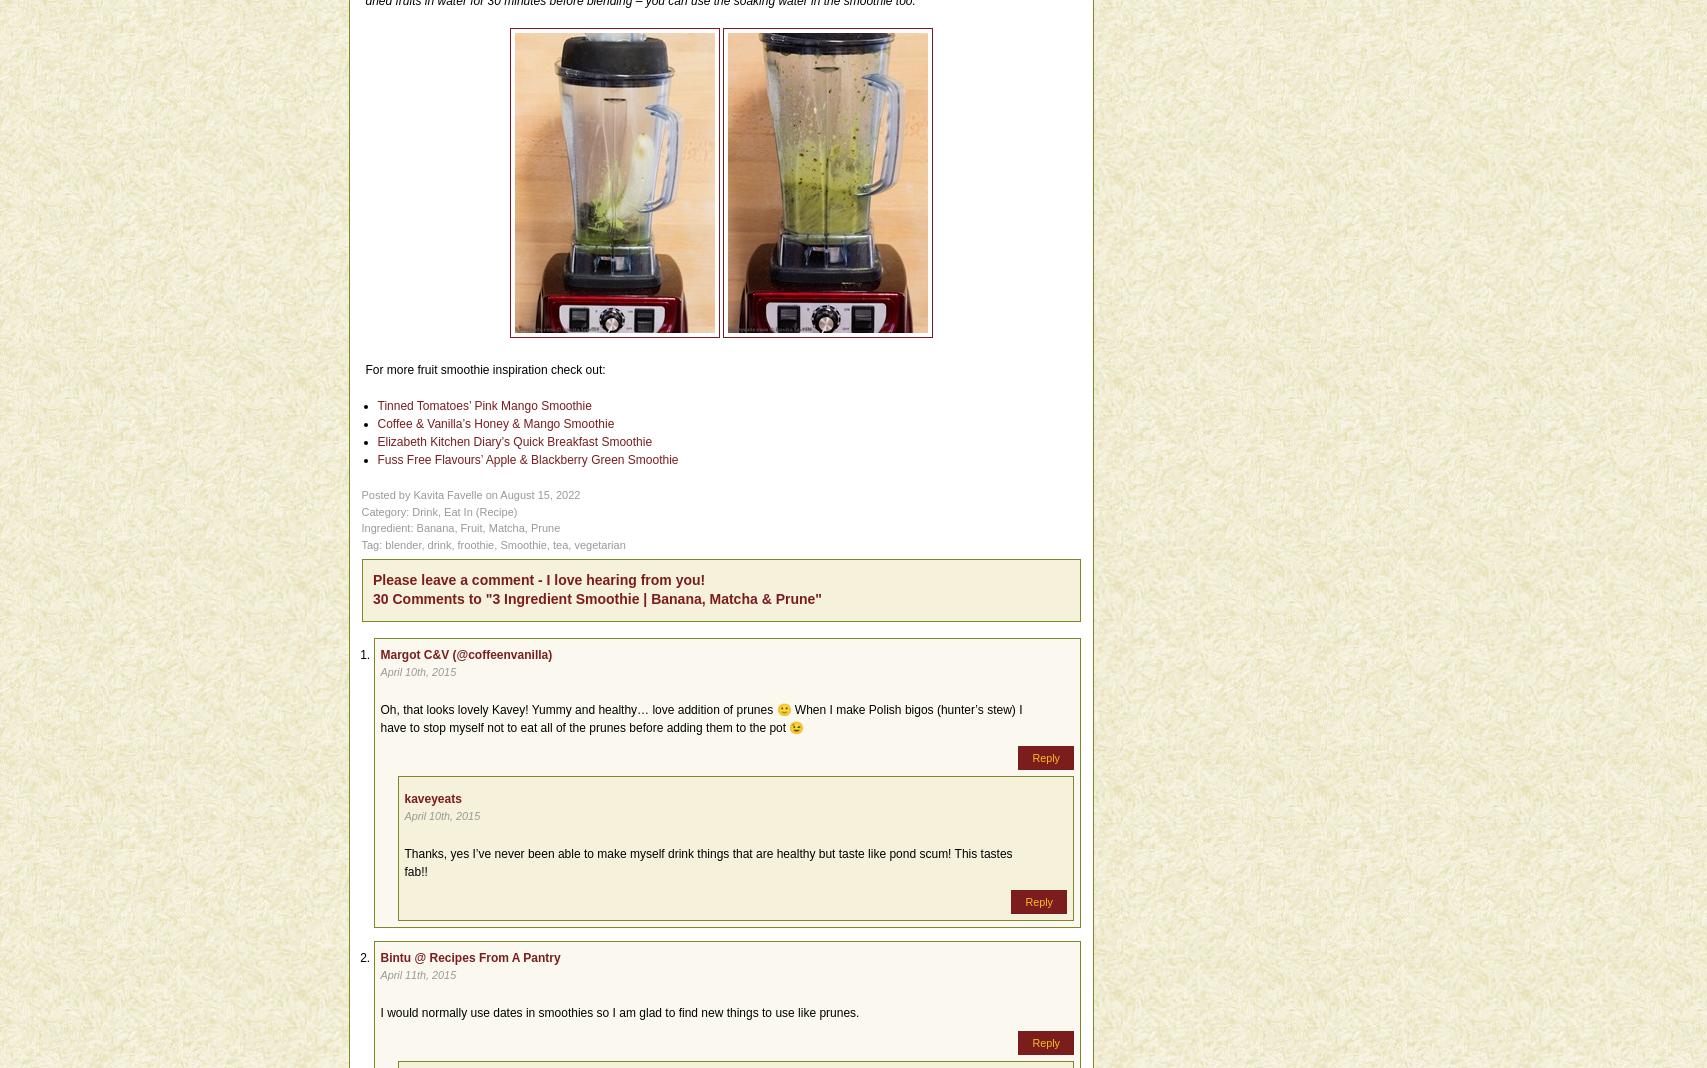  Describe the element at coordinates (471, 511) in the screenshot. I see `'('` at that location.